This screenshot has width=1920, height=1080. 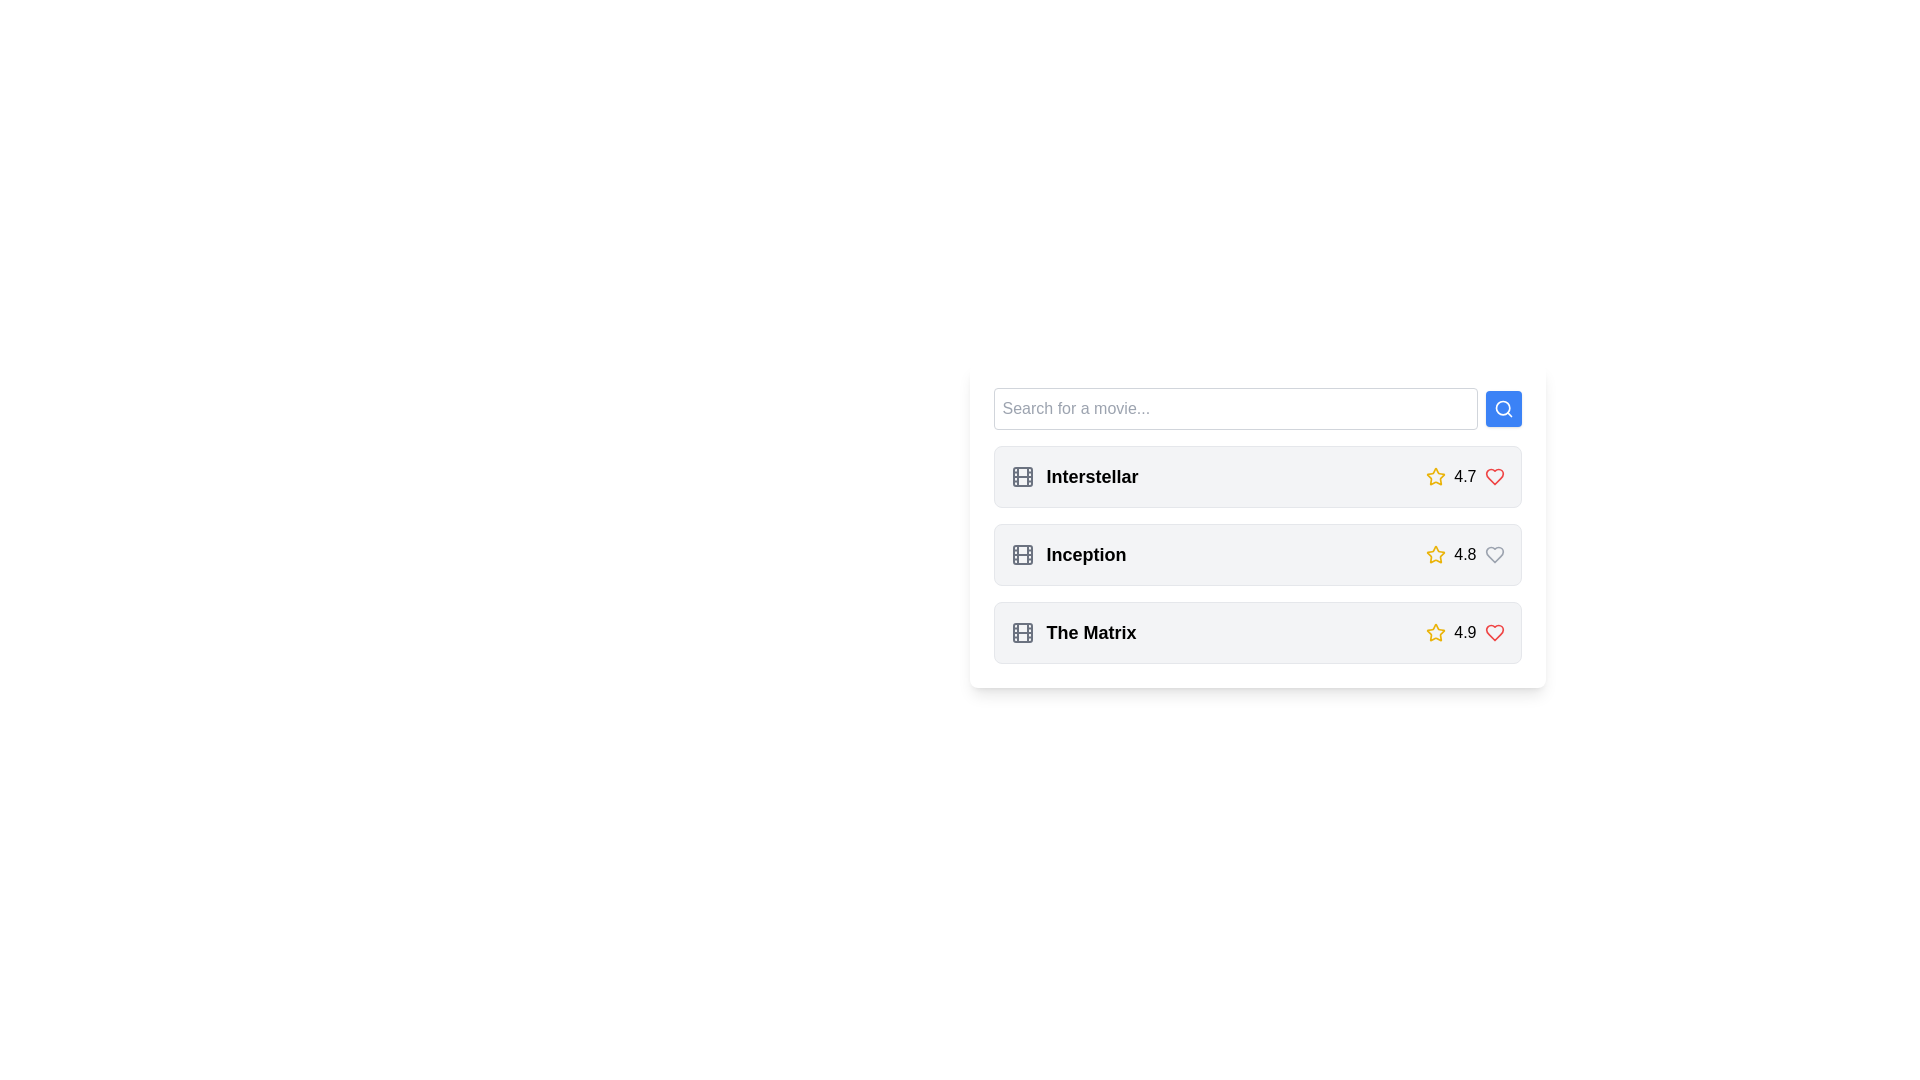 What do you see at coordinates (1465, 632) in the screenshot?
I see `the text label displaying the rating '4.9' for the movie 'The Matrix', which is styled in black on a light background` at bounding box center [1465, 632].